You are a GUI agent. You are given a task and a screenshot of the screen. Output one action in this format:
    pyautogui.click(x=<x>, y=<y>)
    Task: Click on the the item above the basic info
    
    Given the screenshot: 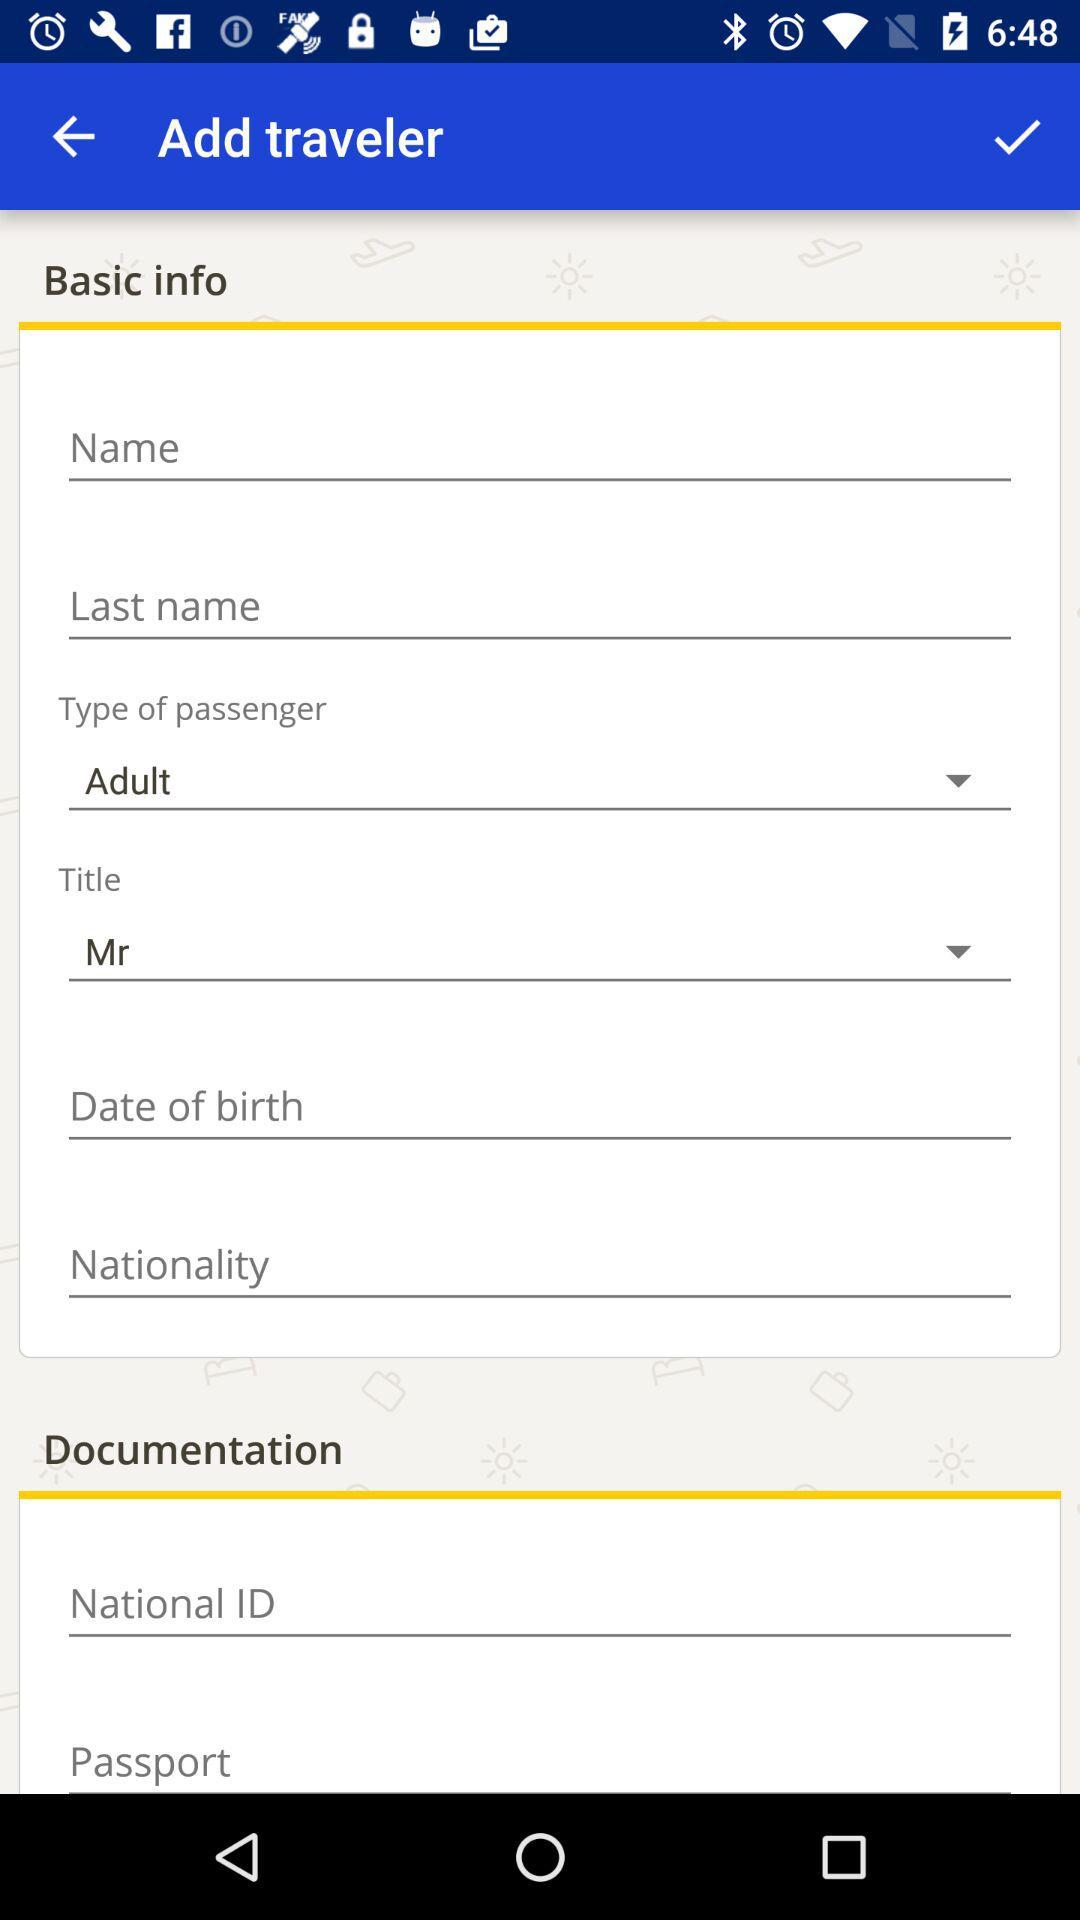 What is the action you would take?
    pyautogui.click(x=1017, y=135)
    